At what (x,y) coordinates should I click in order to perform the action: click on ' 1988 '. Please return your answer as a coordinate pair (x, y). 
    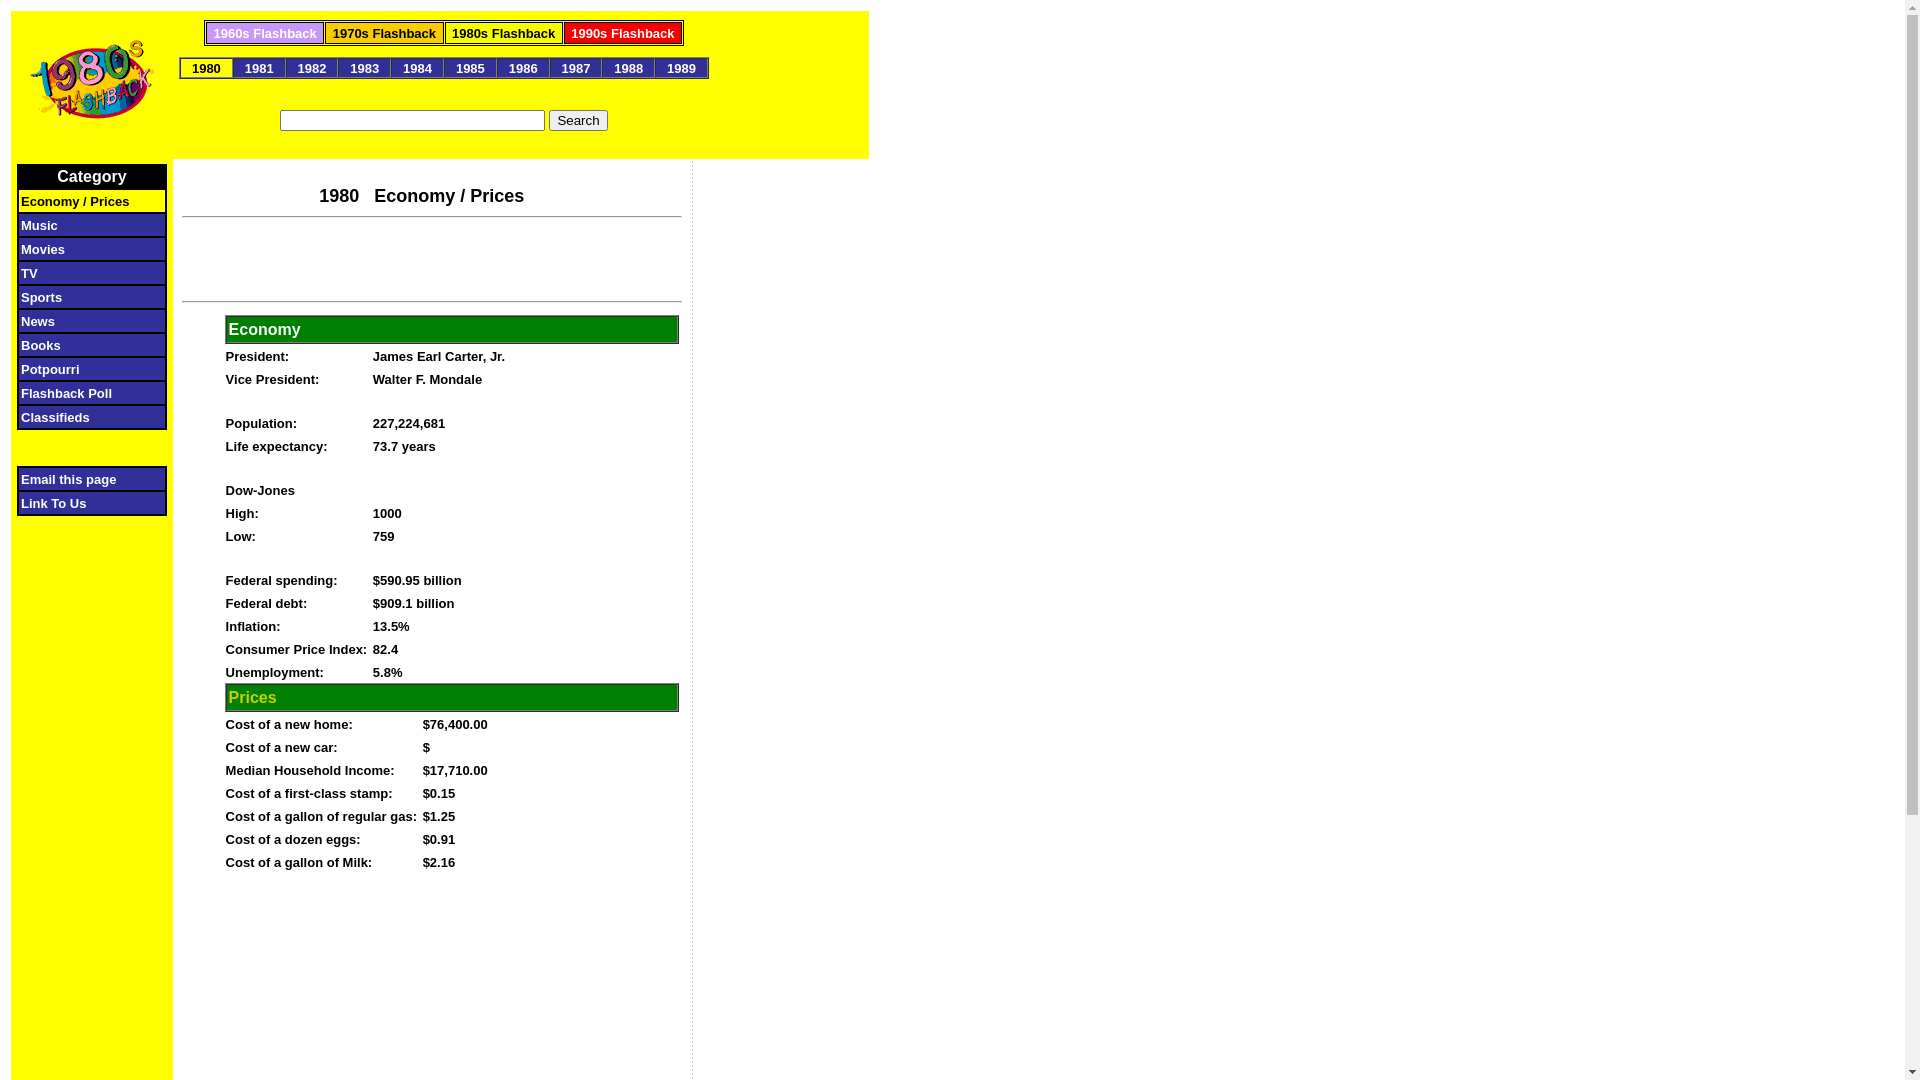
    Looking at the image, I should click on (627, 66).